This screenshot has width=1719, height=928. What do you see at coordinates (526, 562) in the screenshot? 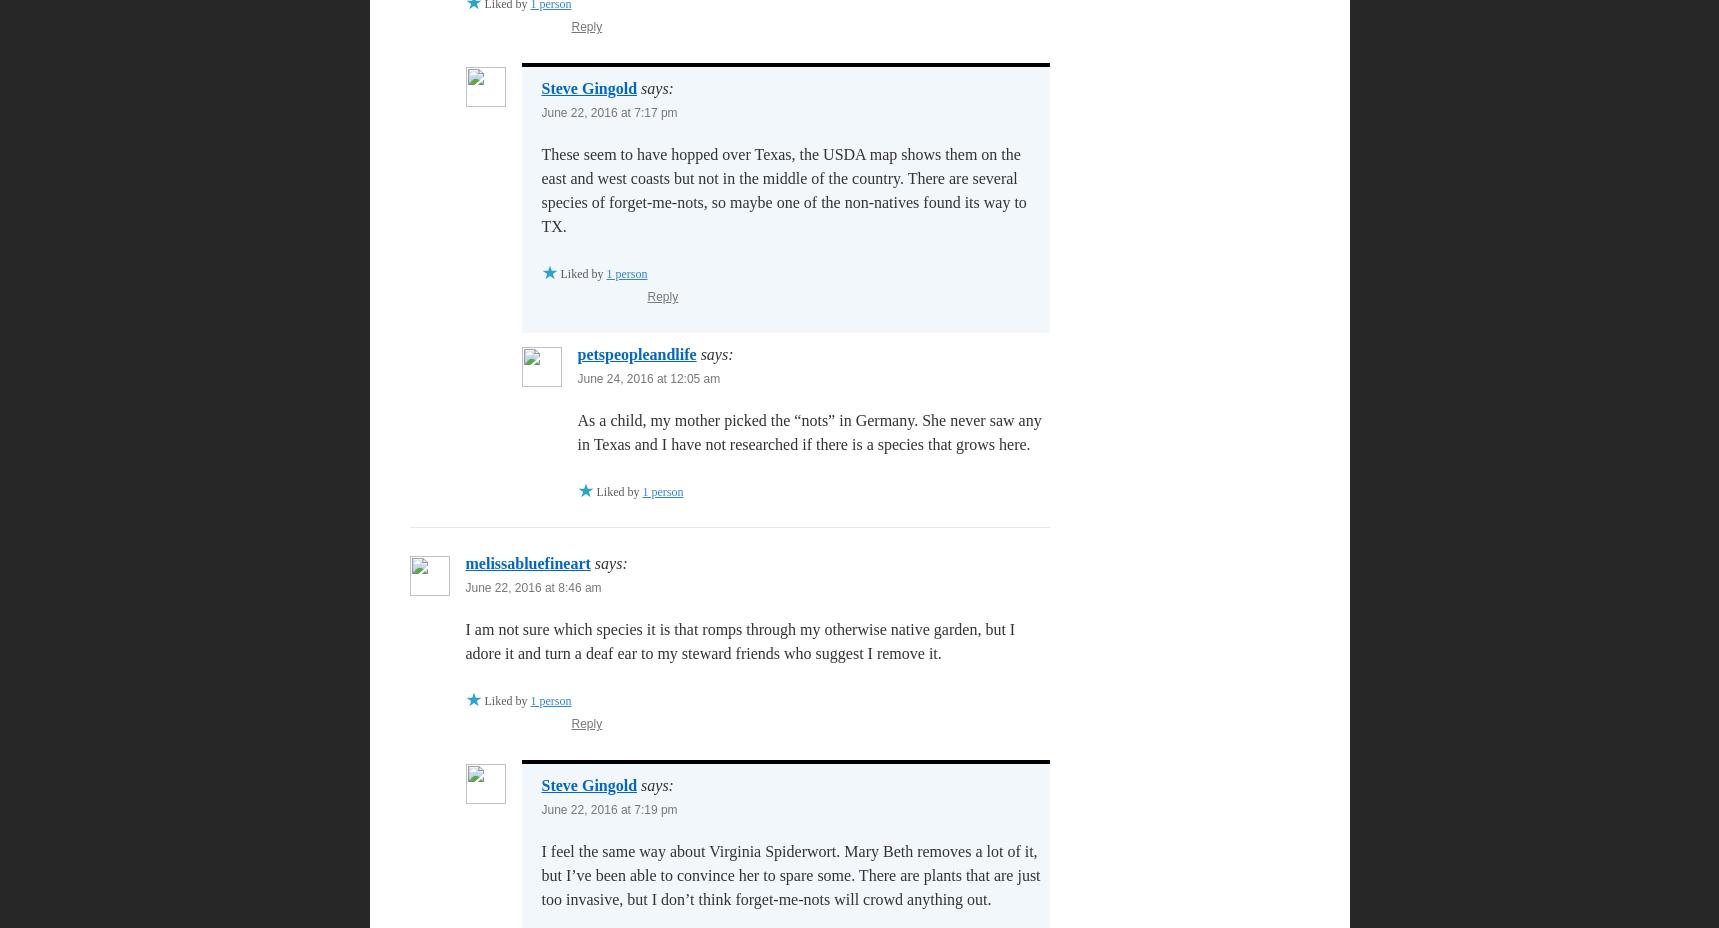
I see `'melissabluefineart'` at bounding box center [526, 562].